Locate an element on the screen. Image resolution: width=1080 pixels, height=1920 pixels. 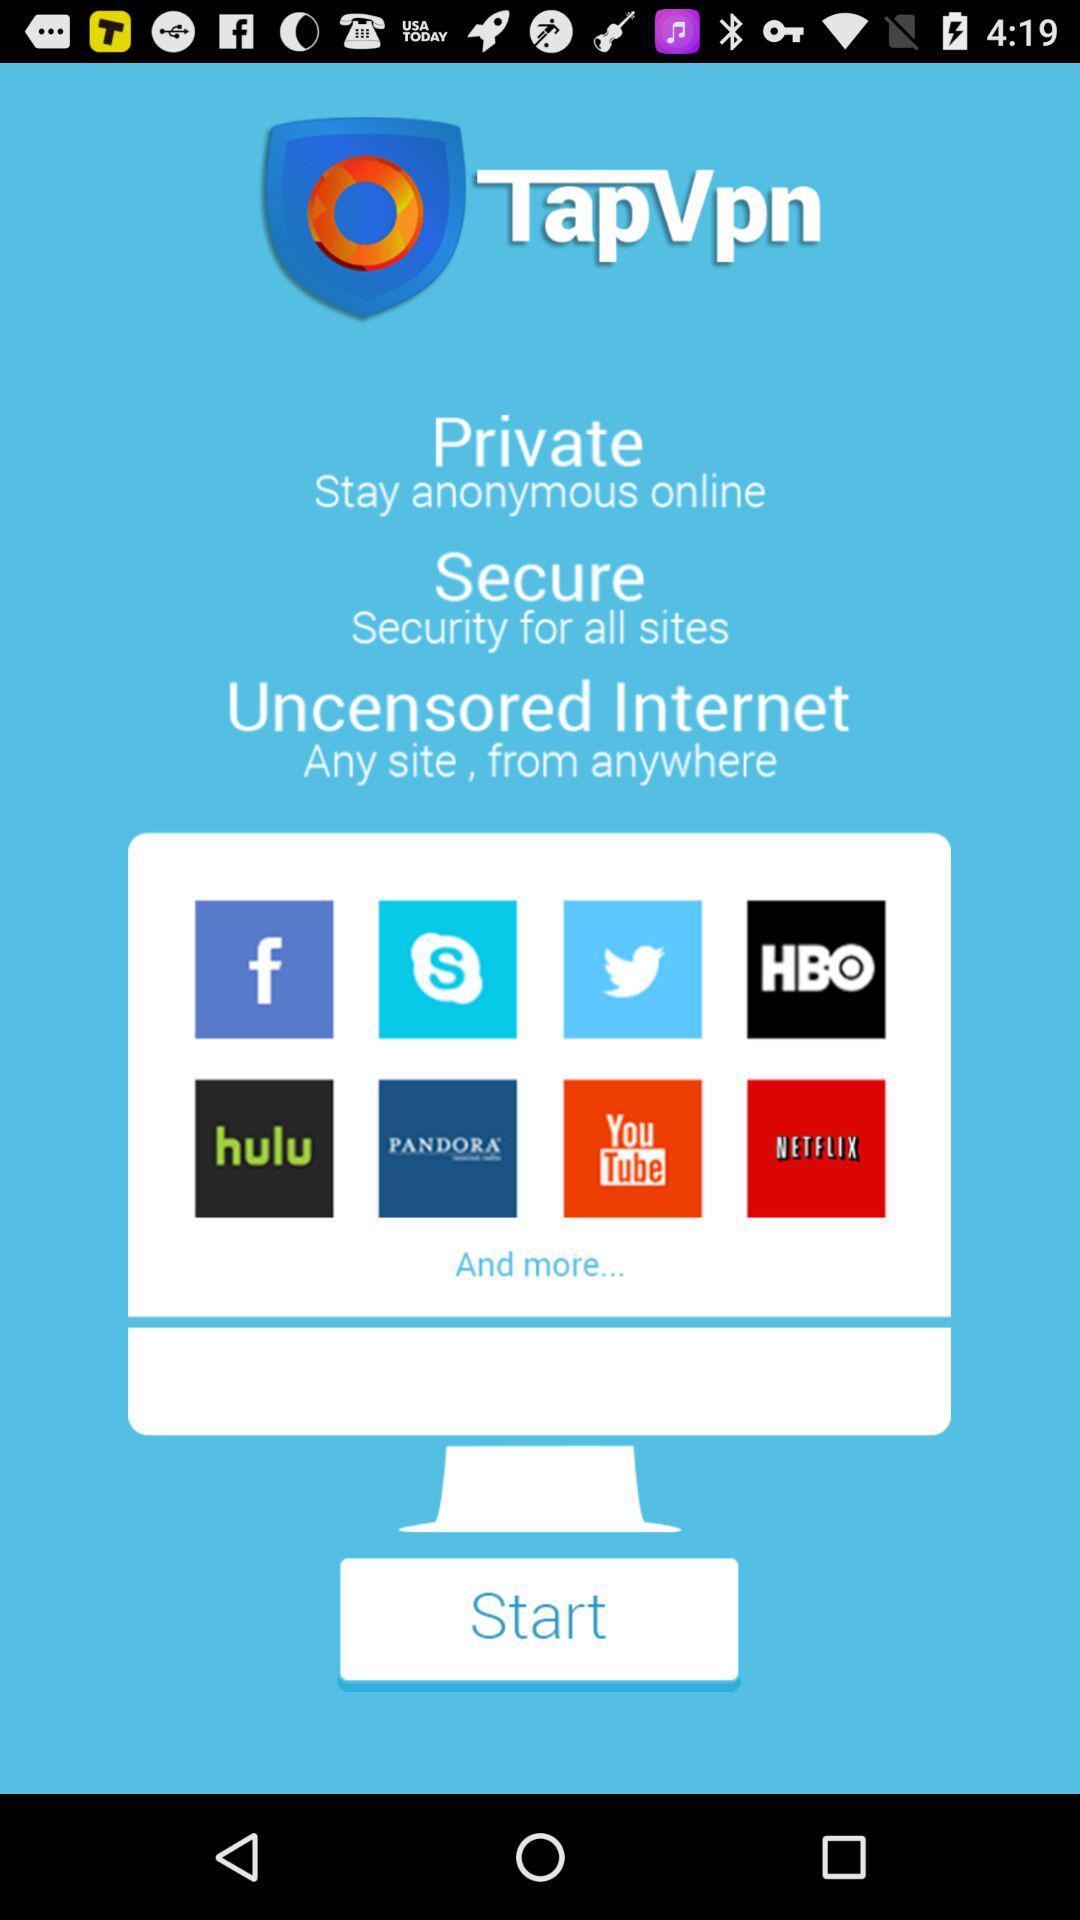
the flight icon is located at coordinates (538, 1751).